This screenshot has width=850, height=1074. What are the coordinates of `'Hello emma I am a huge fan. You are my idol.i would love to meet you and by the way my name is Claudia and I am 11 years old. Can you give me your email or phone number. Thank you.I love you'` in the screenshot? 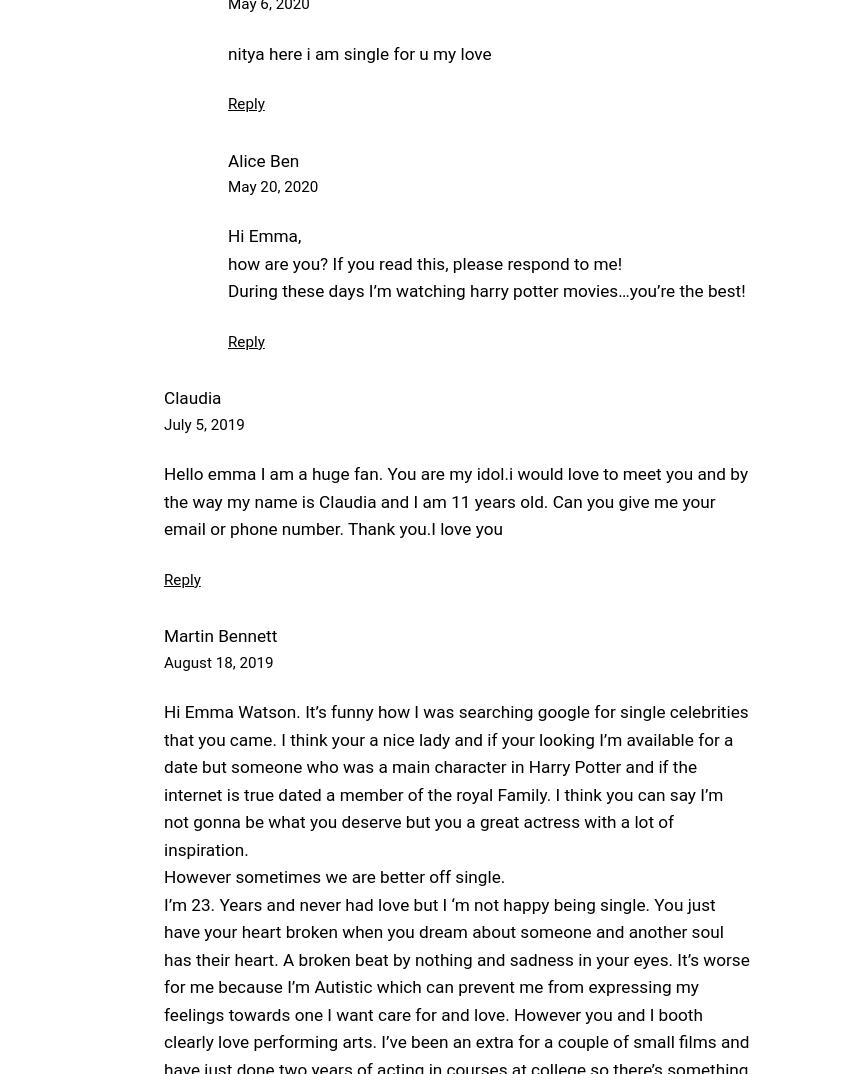 It's located at (455, 501).